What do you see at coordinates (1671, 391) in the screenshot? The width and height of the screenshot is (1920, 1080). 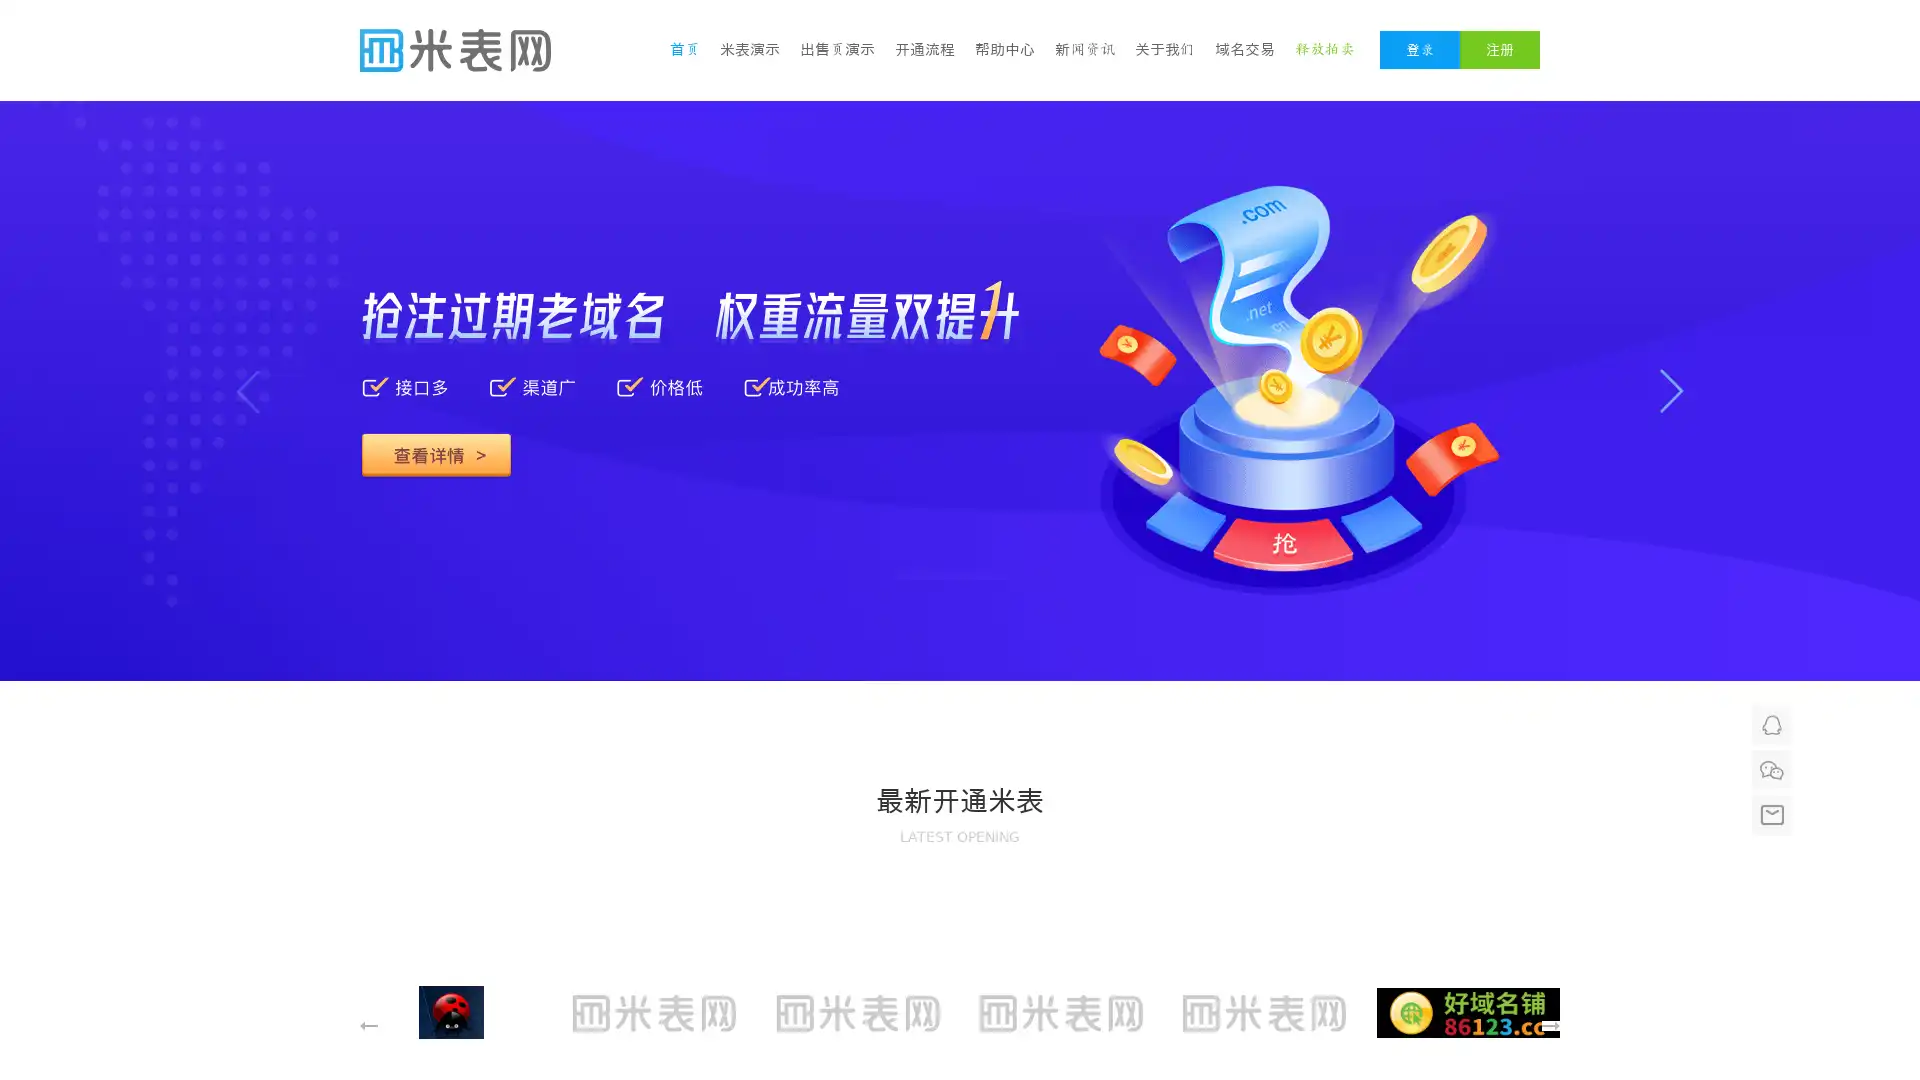 I see `Next slide` at bounding box center [1671, 391].